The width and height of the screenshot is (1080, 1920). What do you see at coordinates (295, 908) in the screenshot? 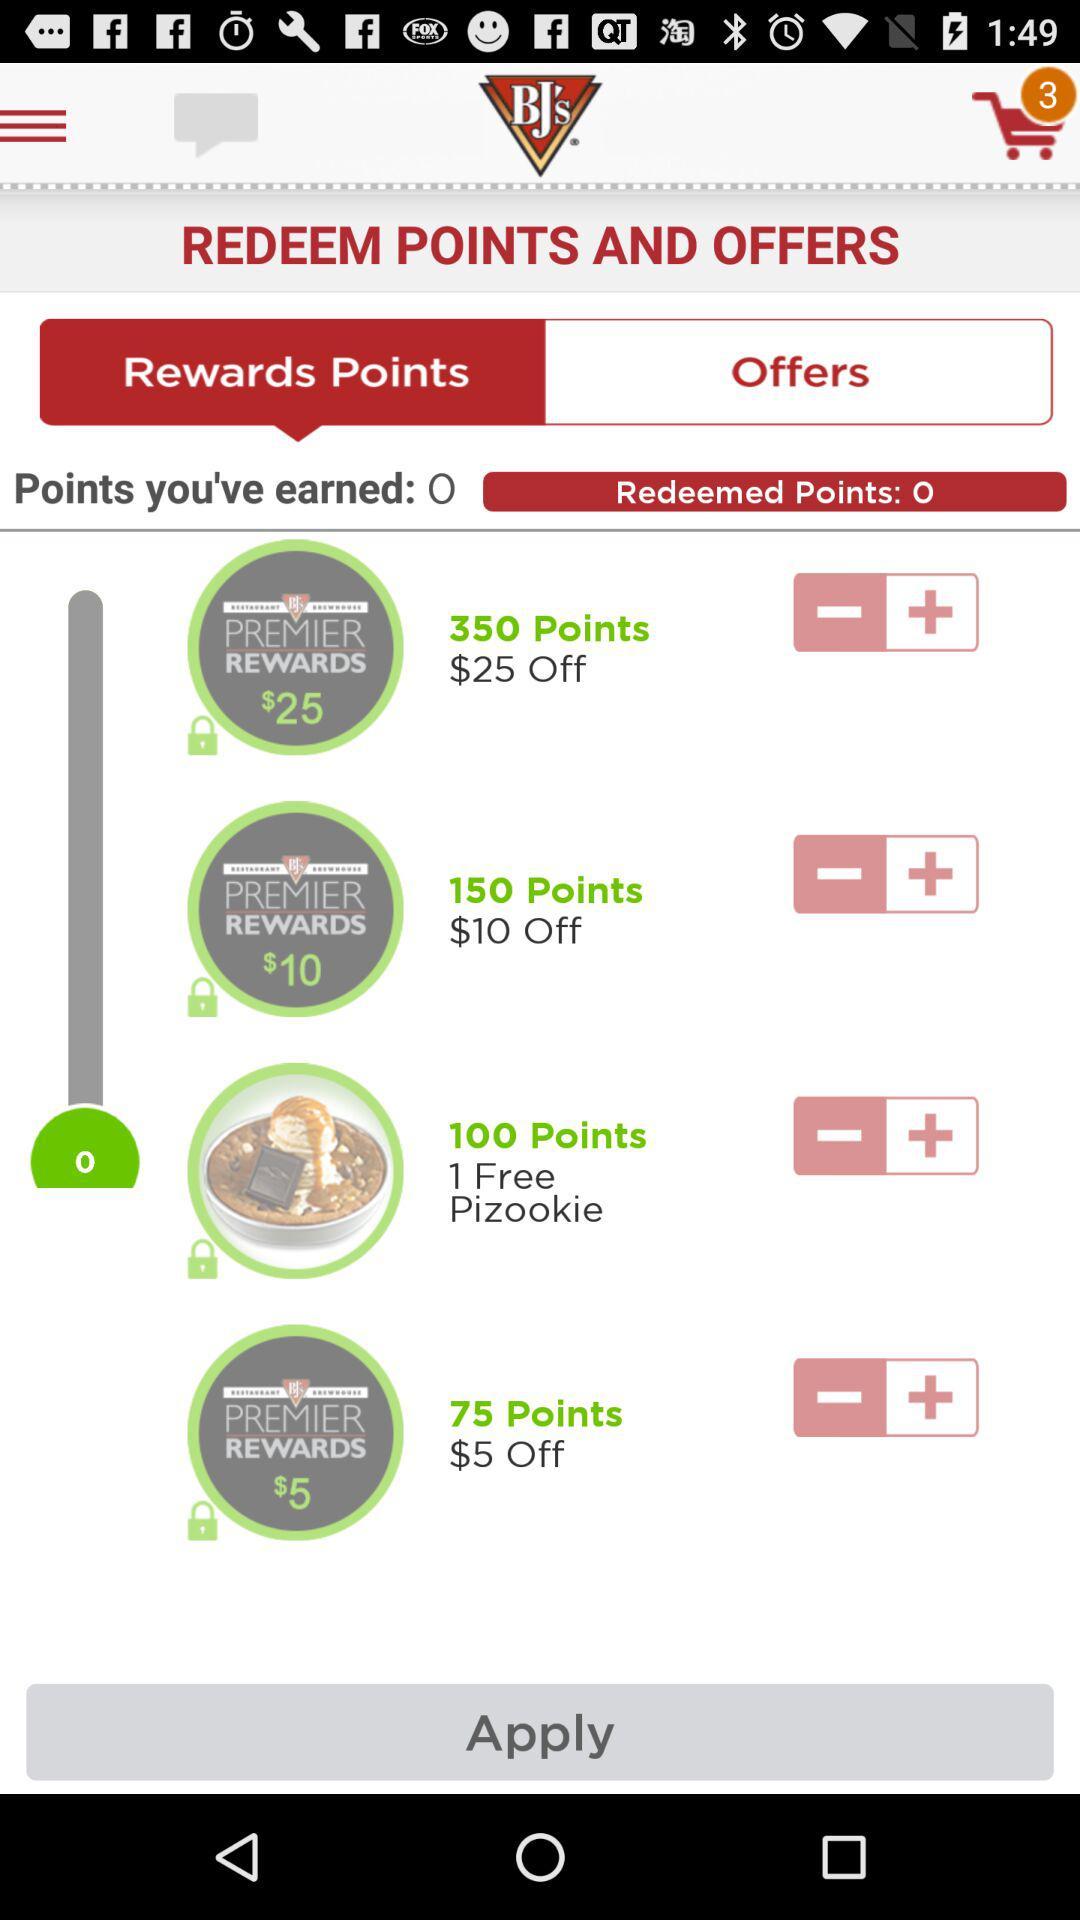
I see `rounded image` at bounding box center [295, 908].